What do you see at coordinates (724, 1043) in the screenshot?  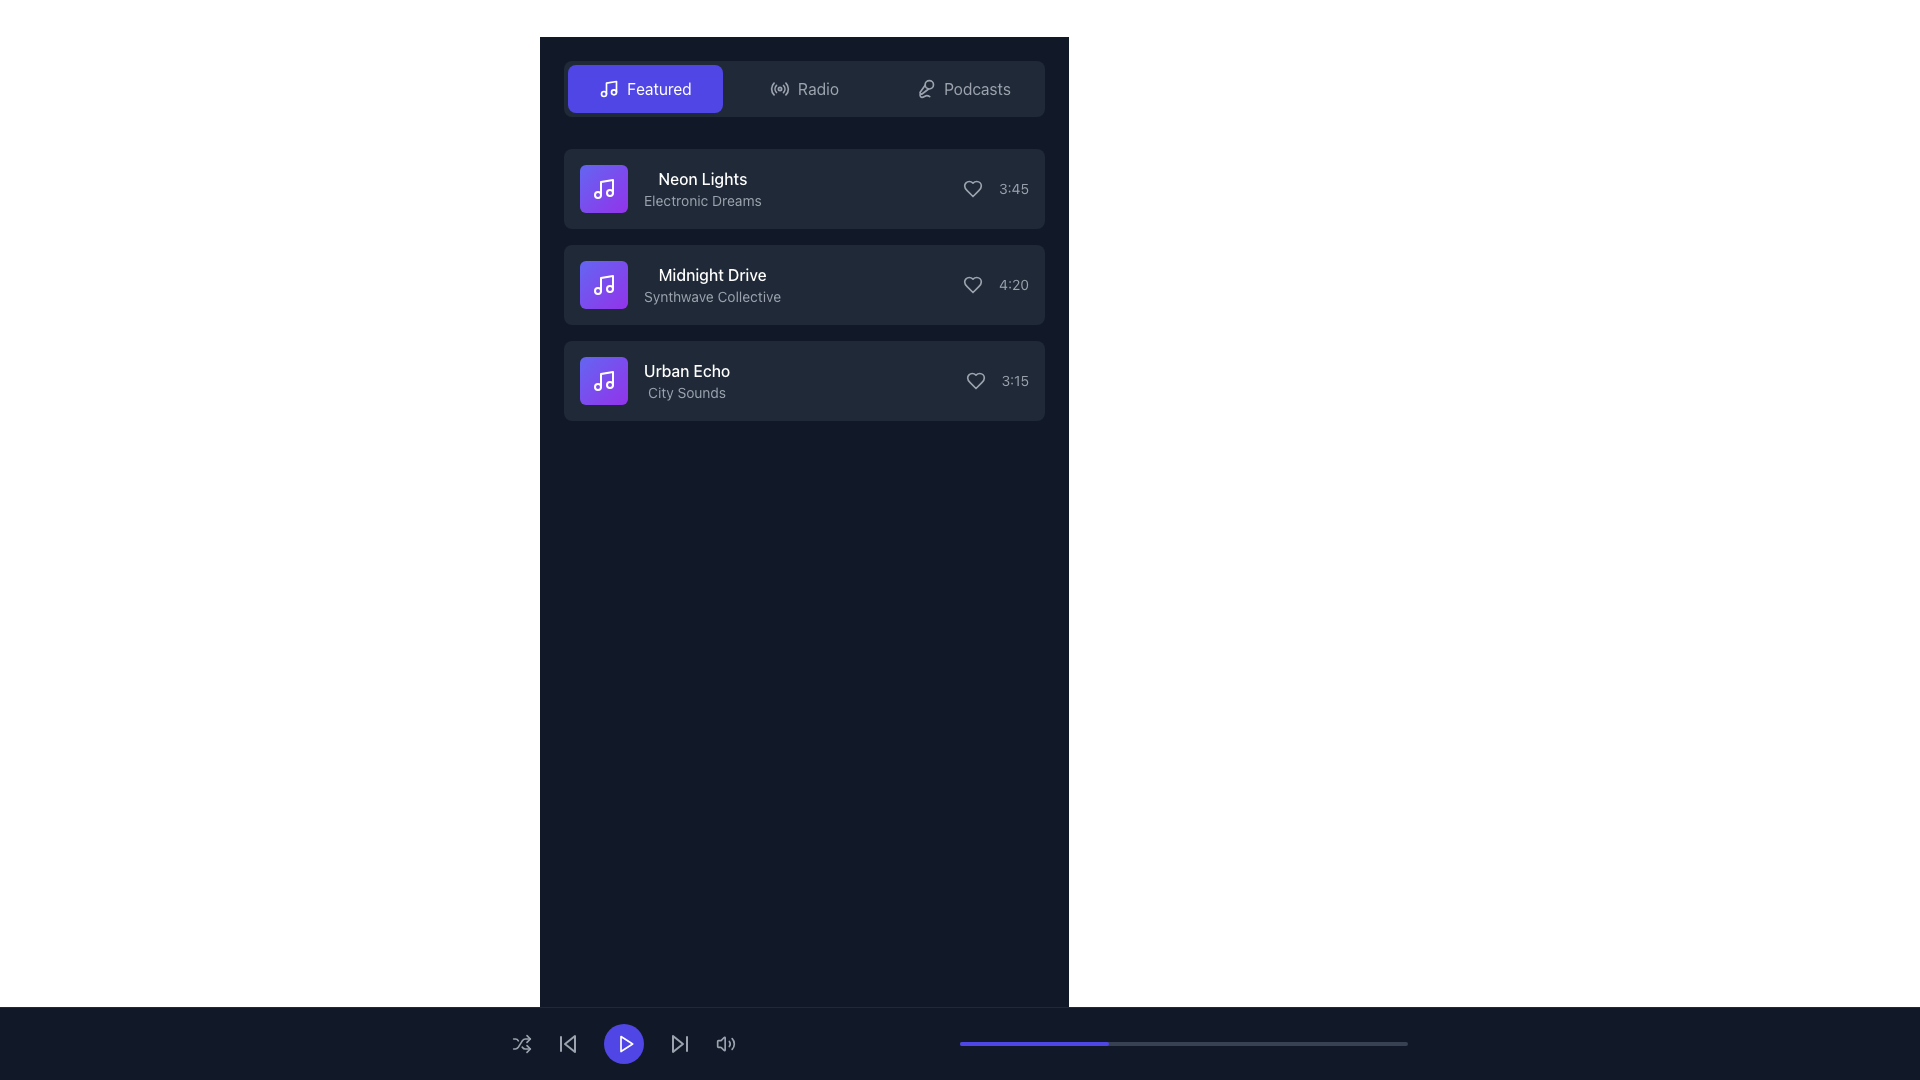 I see `the speaker icon with sound waves, styled in light gray, located at the bottom-right corner of the interface to change its styling to white` at bounding box center [724, 1043].